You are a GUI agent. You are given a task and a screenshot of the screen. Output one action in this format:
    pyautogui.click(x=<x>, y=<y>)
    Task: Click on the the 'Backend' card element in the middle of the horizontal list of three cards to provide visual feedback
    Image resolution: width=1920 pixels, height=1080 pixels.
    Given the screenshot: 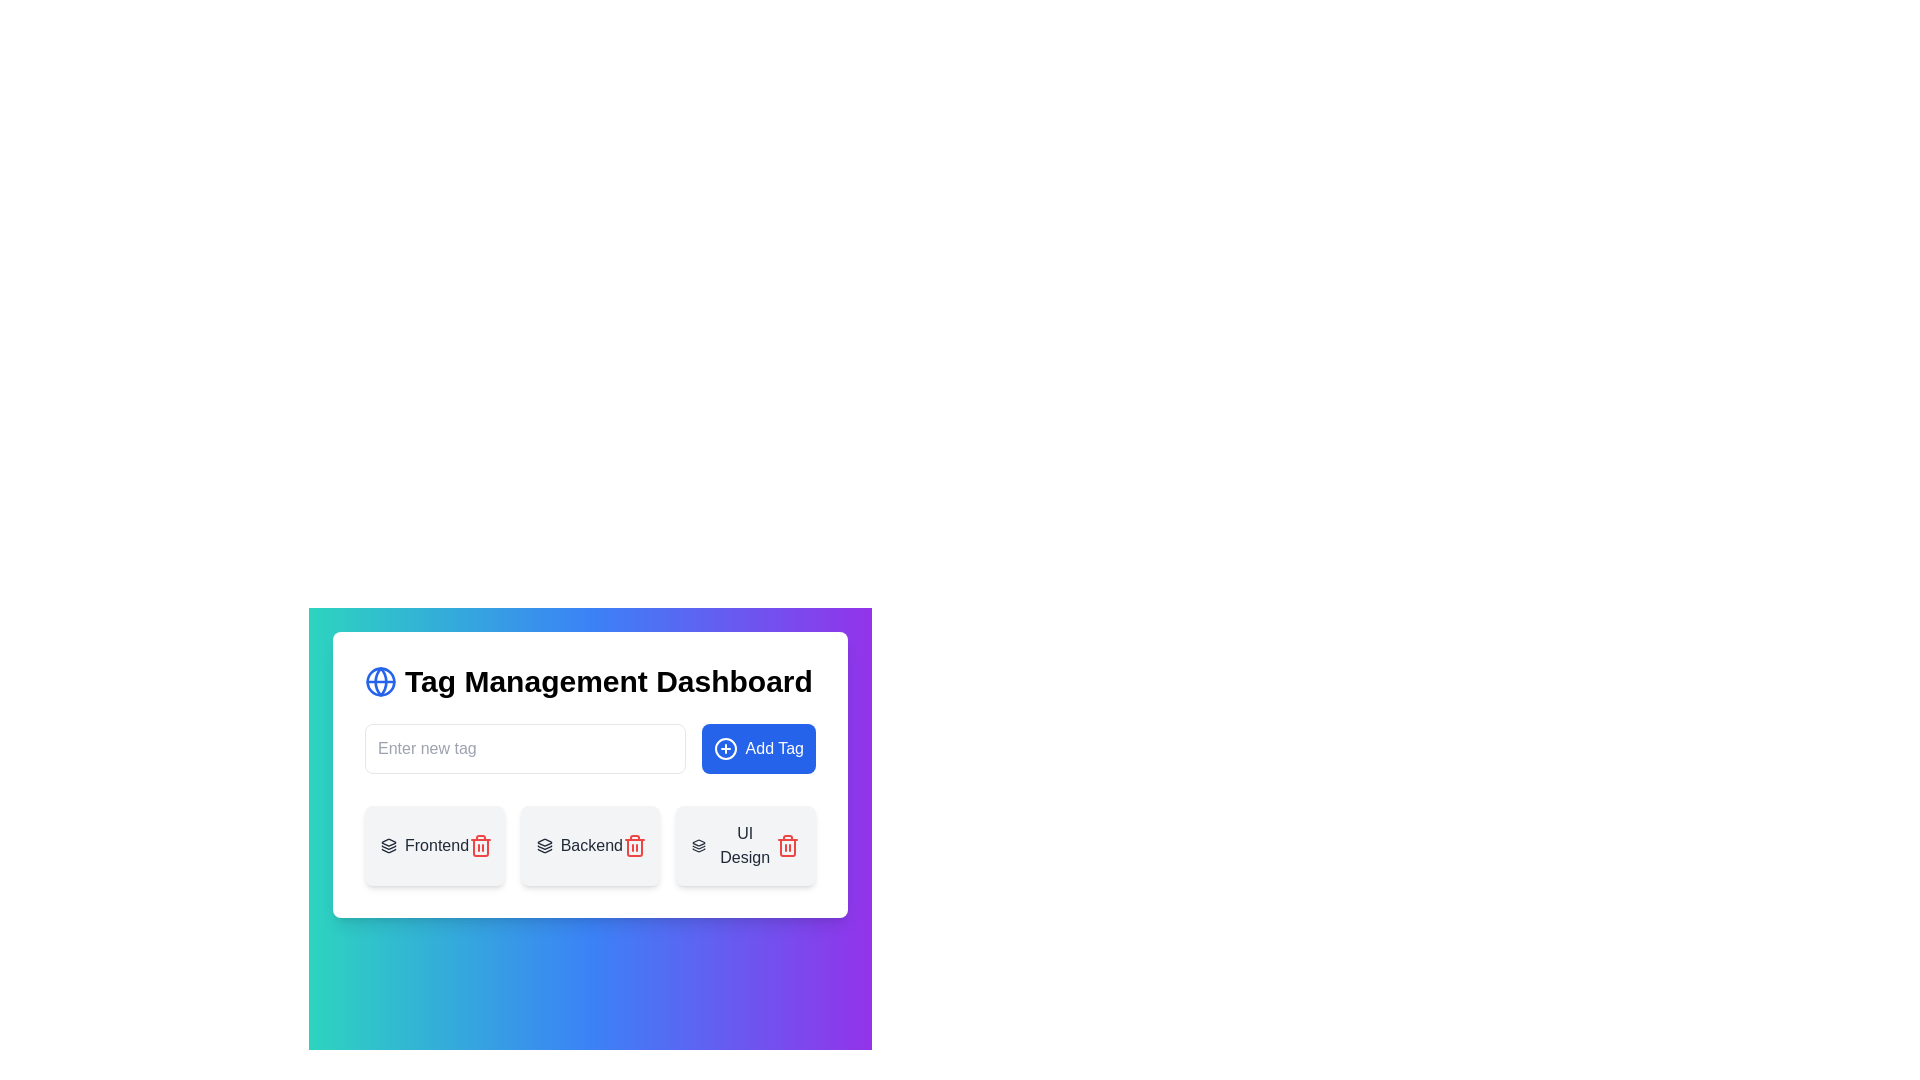 What is the action you would take?
    pyautogui.click(x=589, y=845)
    